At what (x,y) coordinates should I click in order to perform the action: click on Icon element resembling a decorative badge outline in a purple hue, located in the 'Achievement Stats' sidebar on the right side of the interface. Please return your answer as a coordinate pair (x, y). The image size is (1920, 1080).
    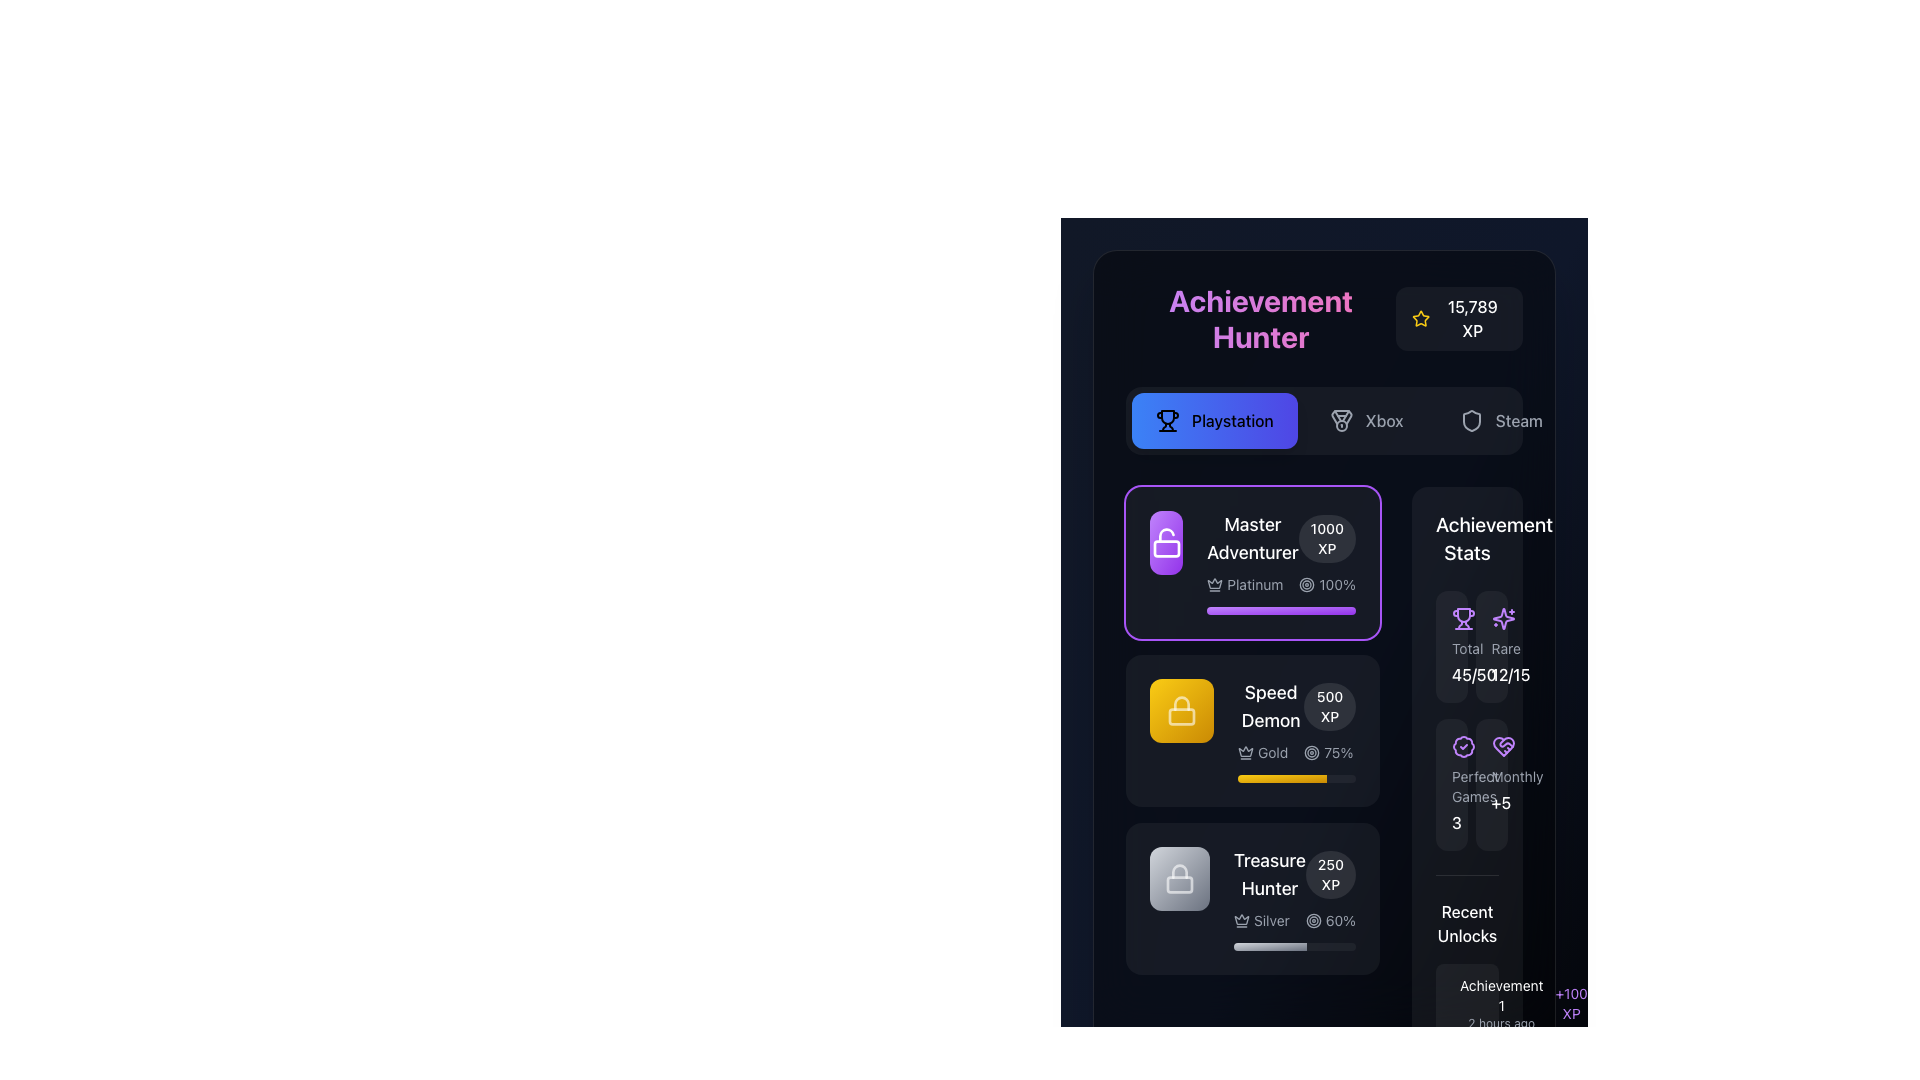
    Looking at the image, I should click on (1464, 747).